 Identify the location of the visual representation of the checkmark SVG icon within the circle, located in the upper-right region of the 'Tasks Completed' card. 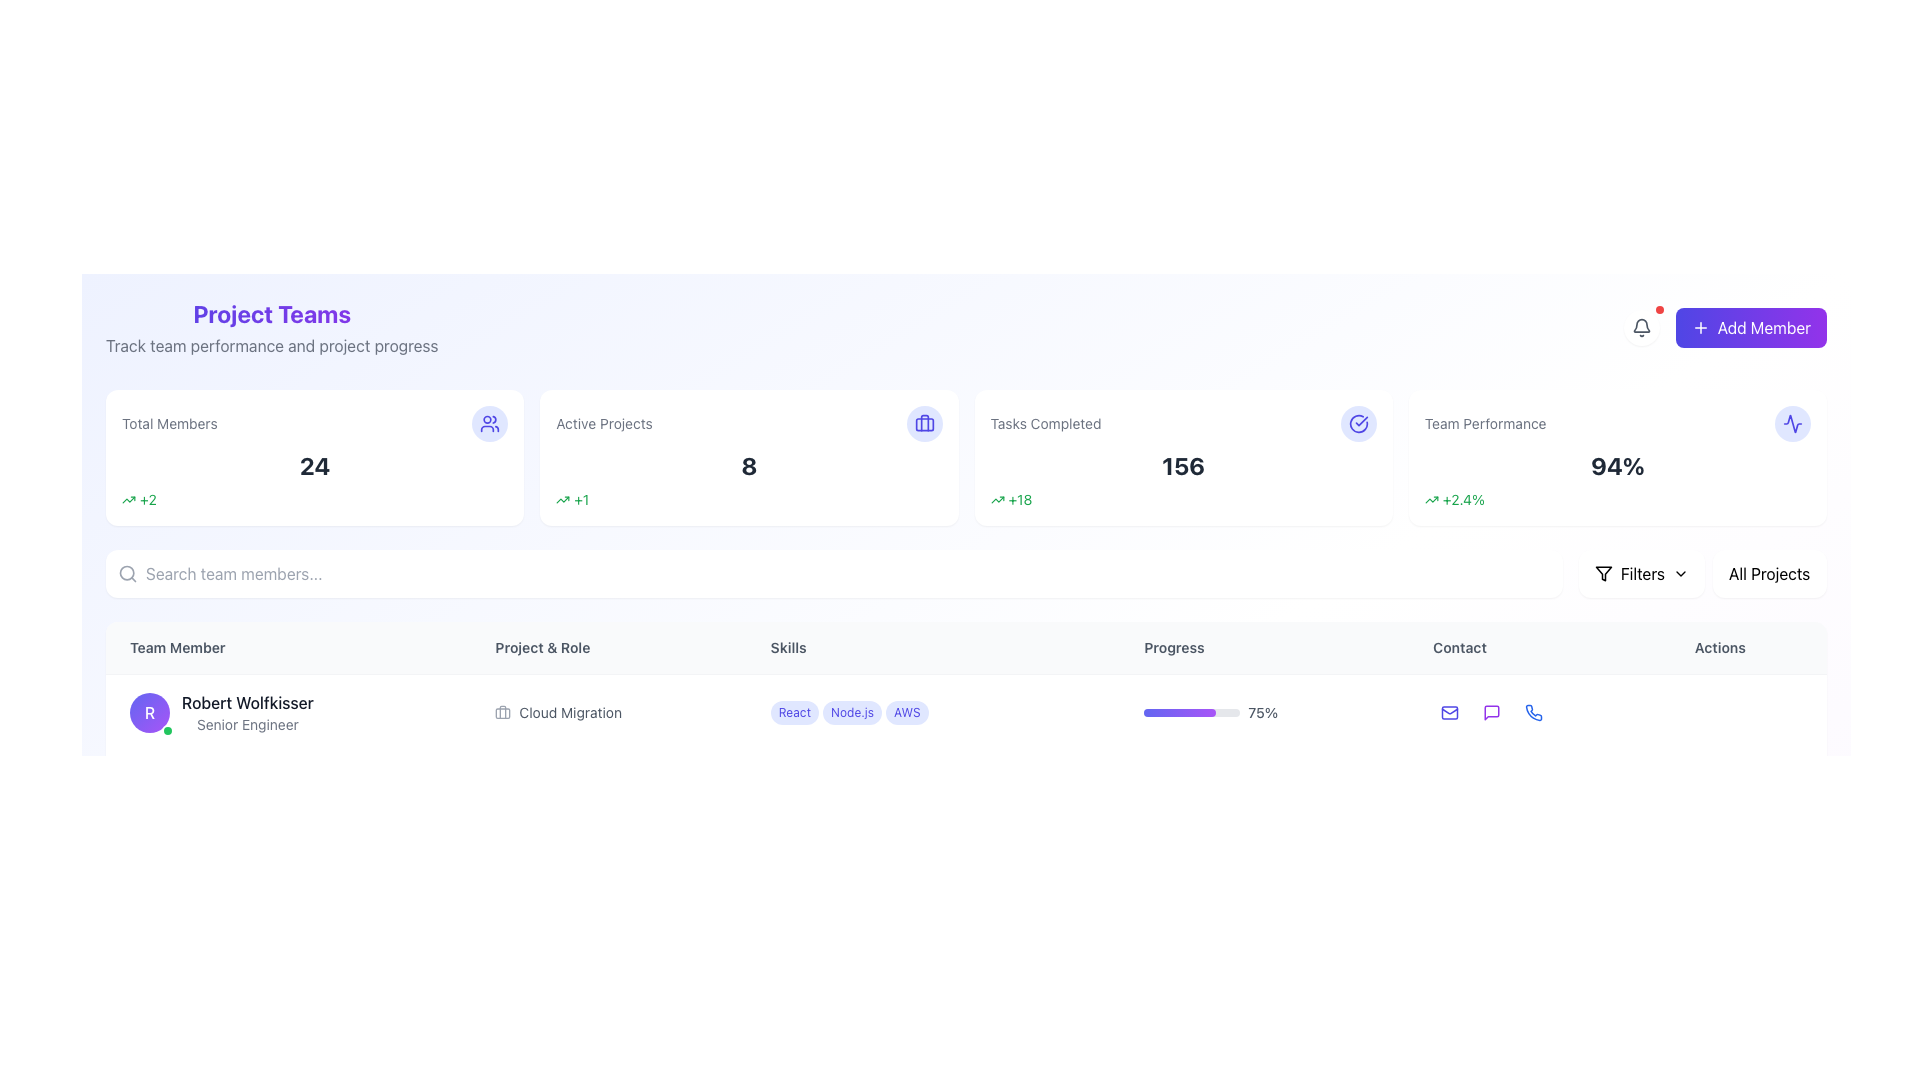
(1358, 423).